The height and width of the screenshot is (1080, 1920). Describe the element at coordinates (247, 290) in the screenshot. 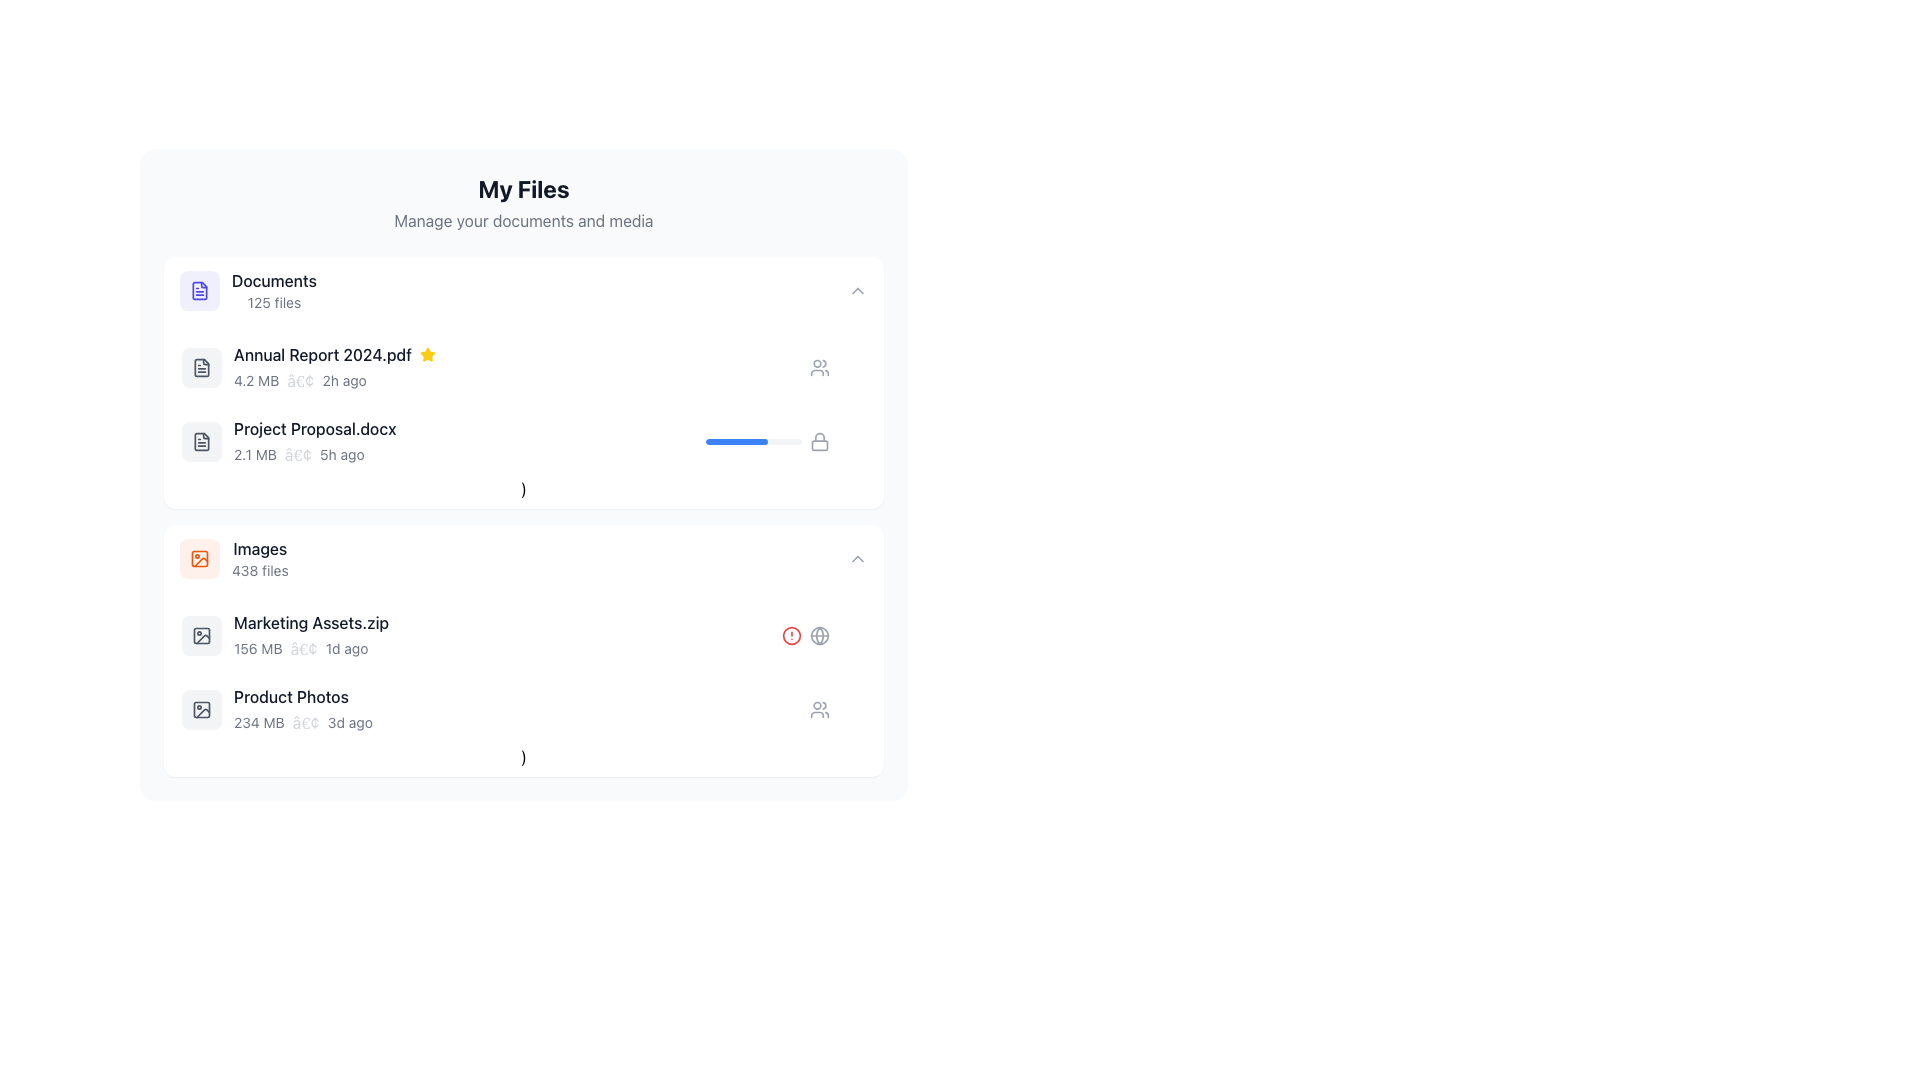

I see `the 'Documents' category header with icon and text` at that location.